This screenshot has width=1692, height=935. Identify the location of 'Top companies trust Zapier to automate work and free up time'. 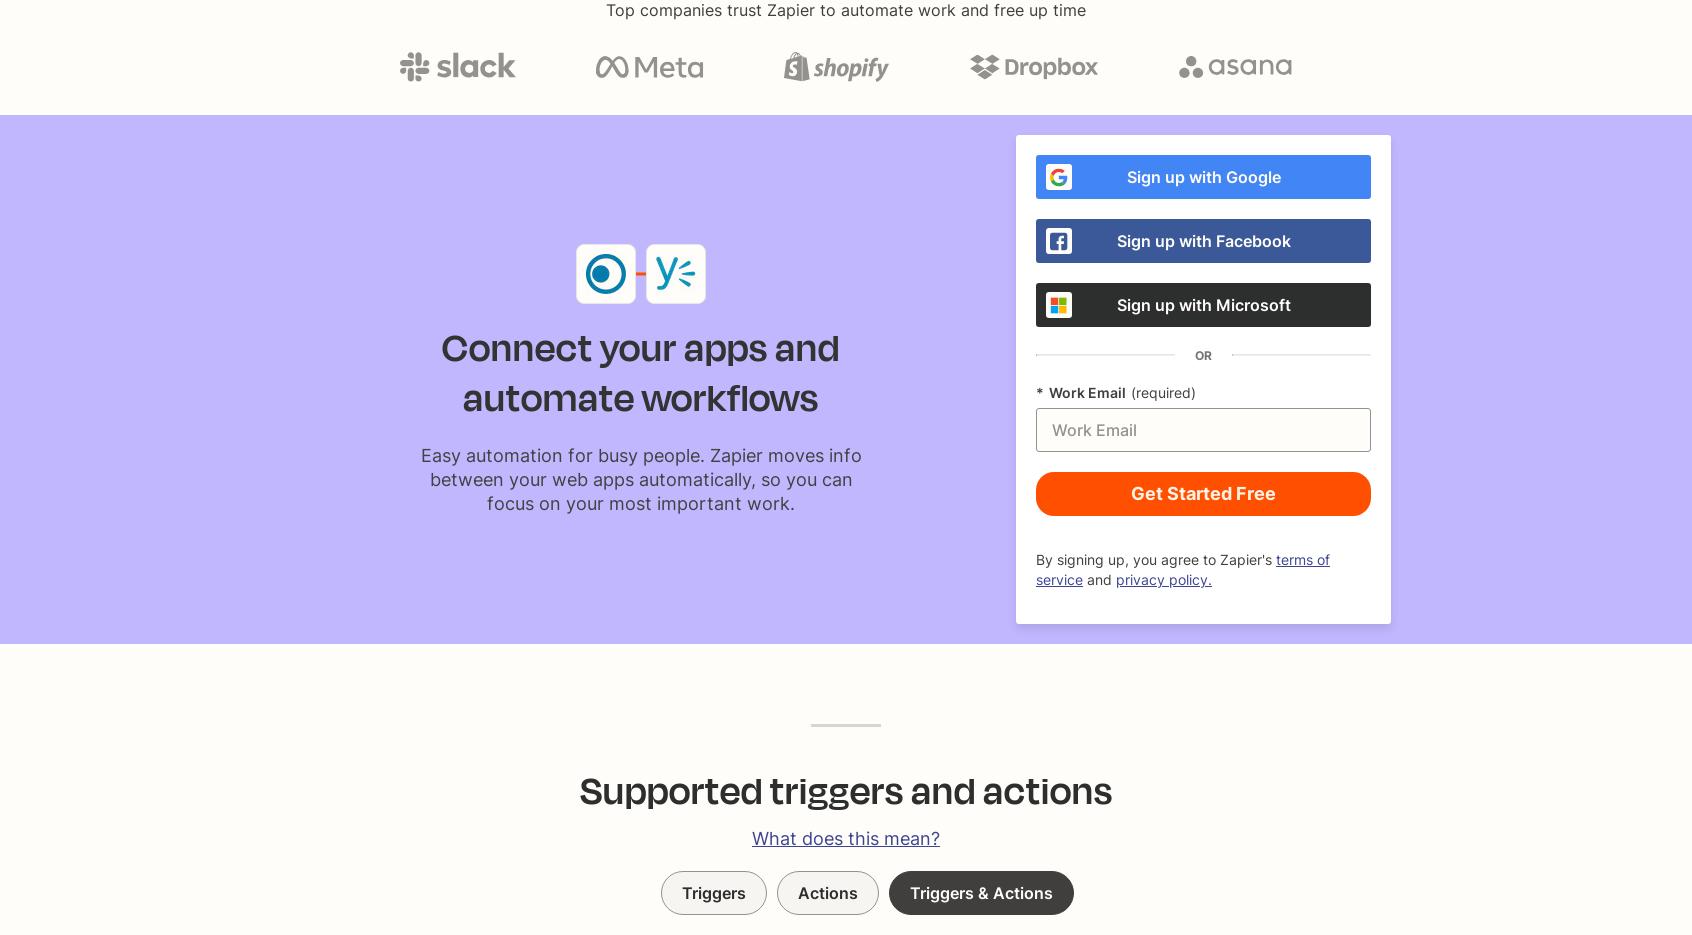
(605, 9).